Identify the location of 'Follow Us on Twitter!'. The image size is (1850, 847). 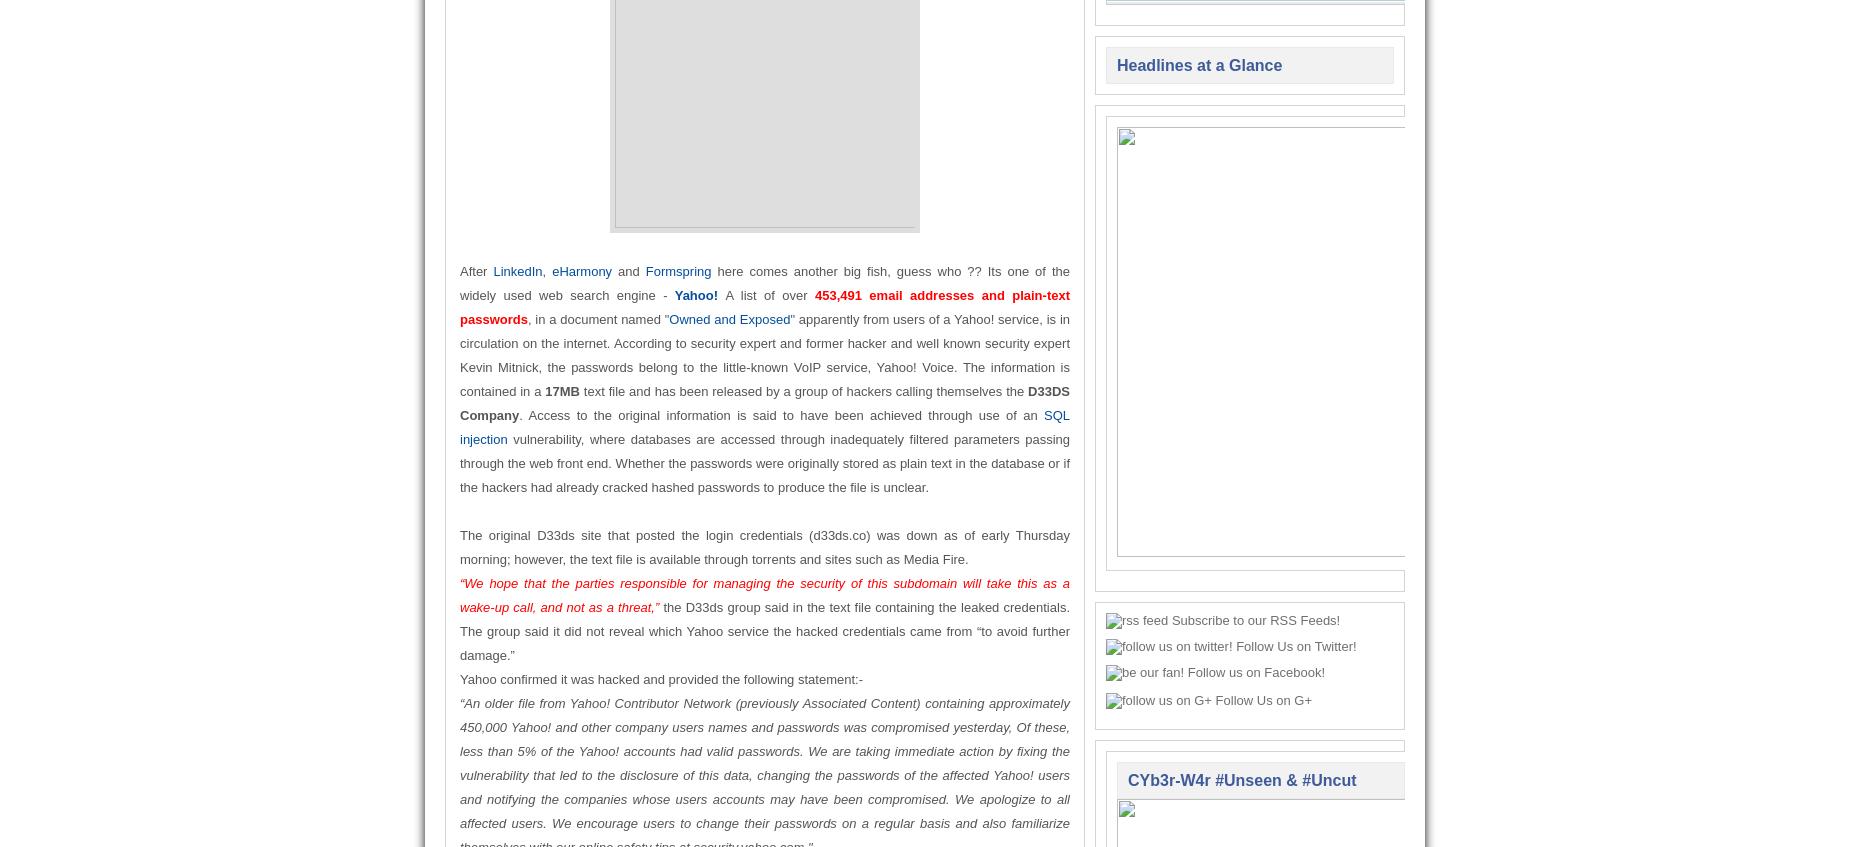
(1294, 645).